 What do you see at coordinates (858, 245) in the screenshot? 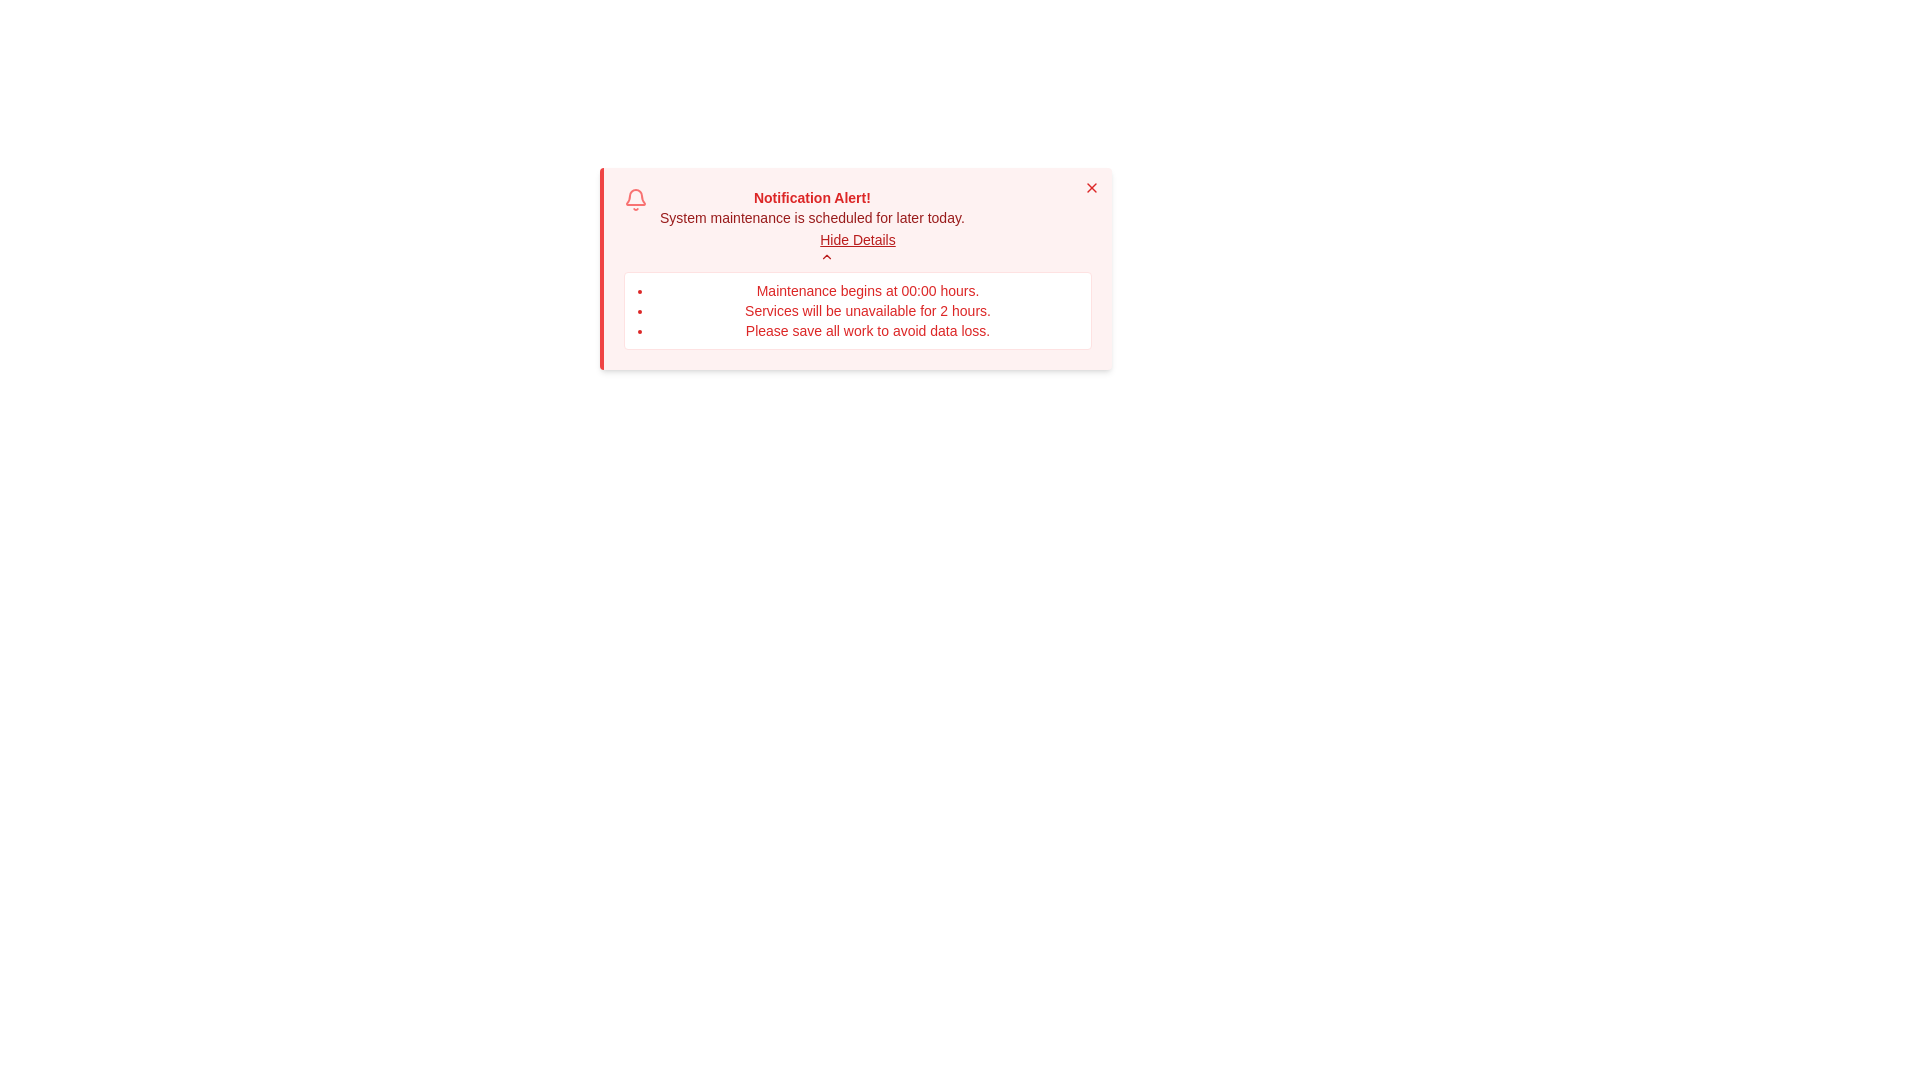
I see `the 'Hide Details' button to collapse the details section` at bounding box center [858, 245].